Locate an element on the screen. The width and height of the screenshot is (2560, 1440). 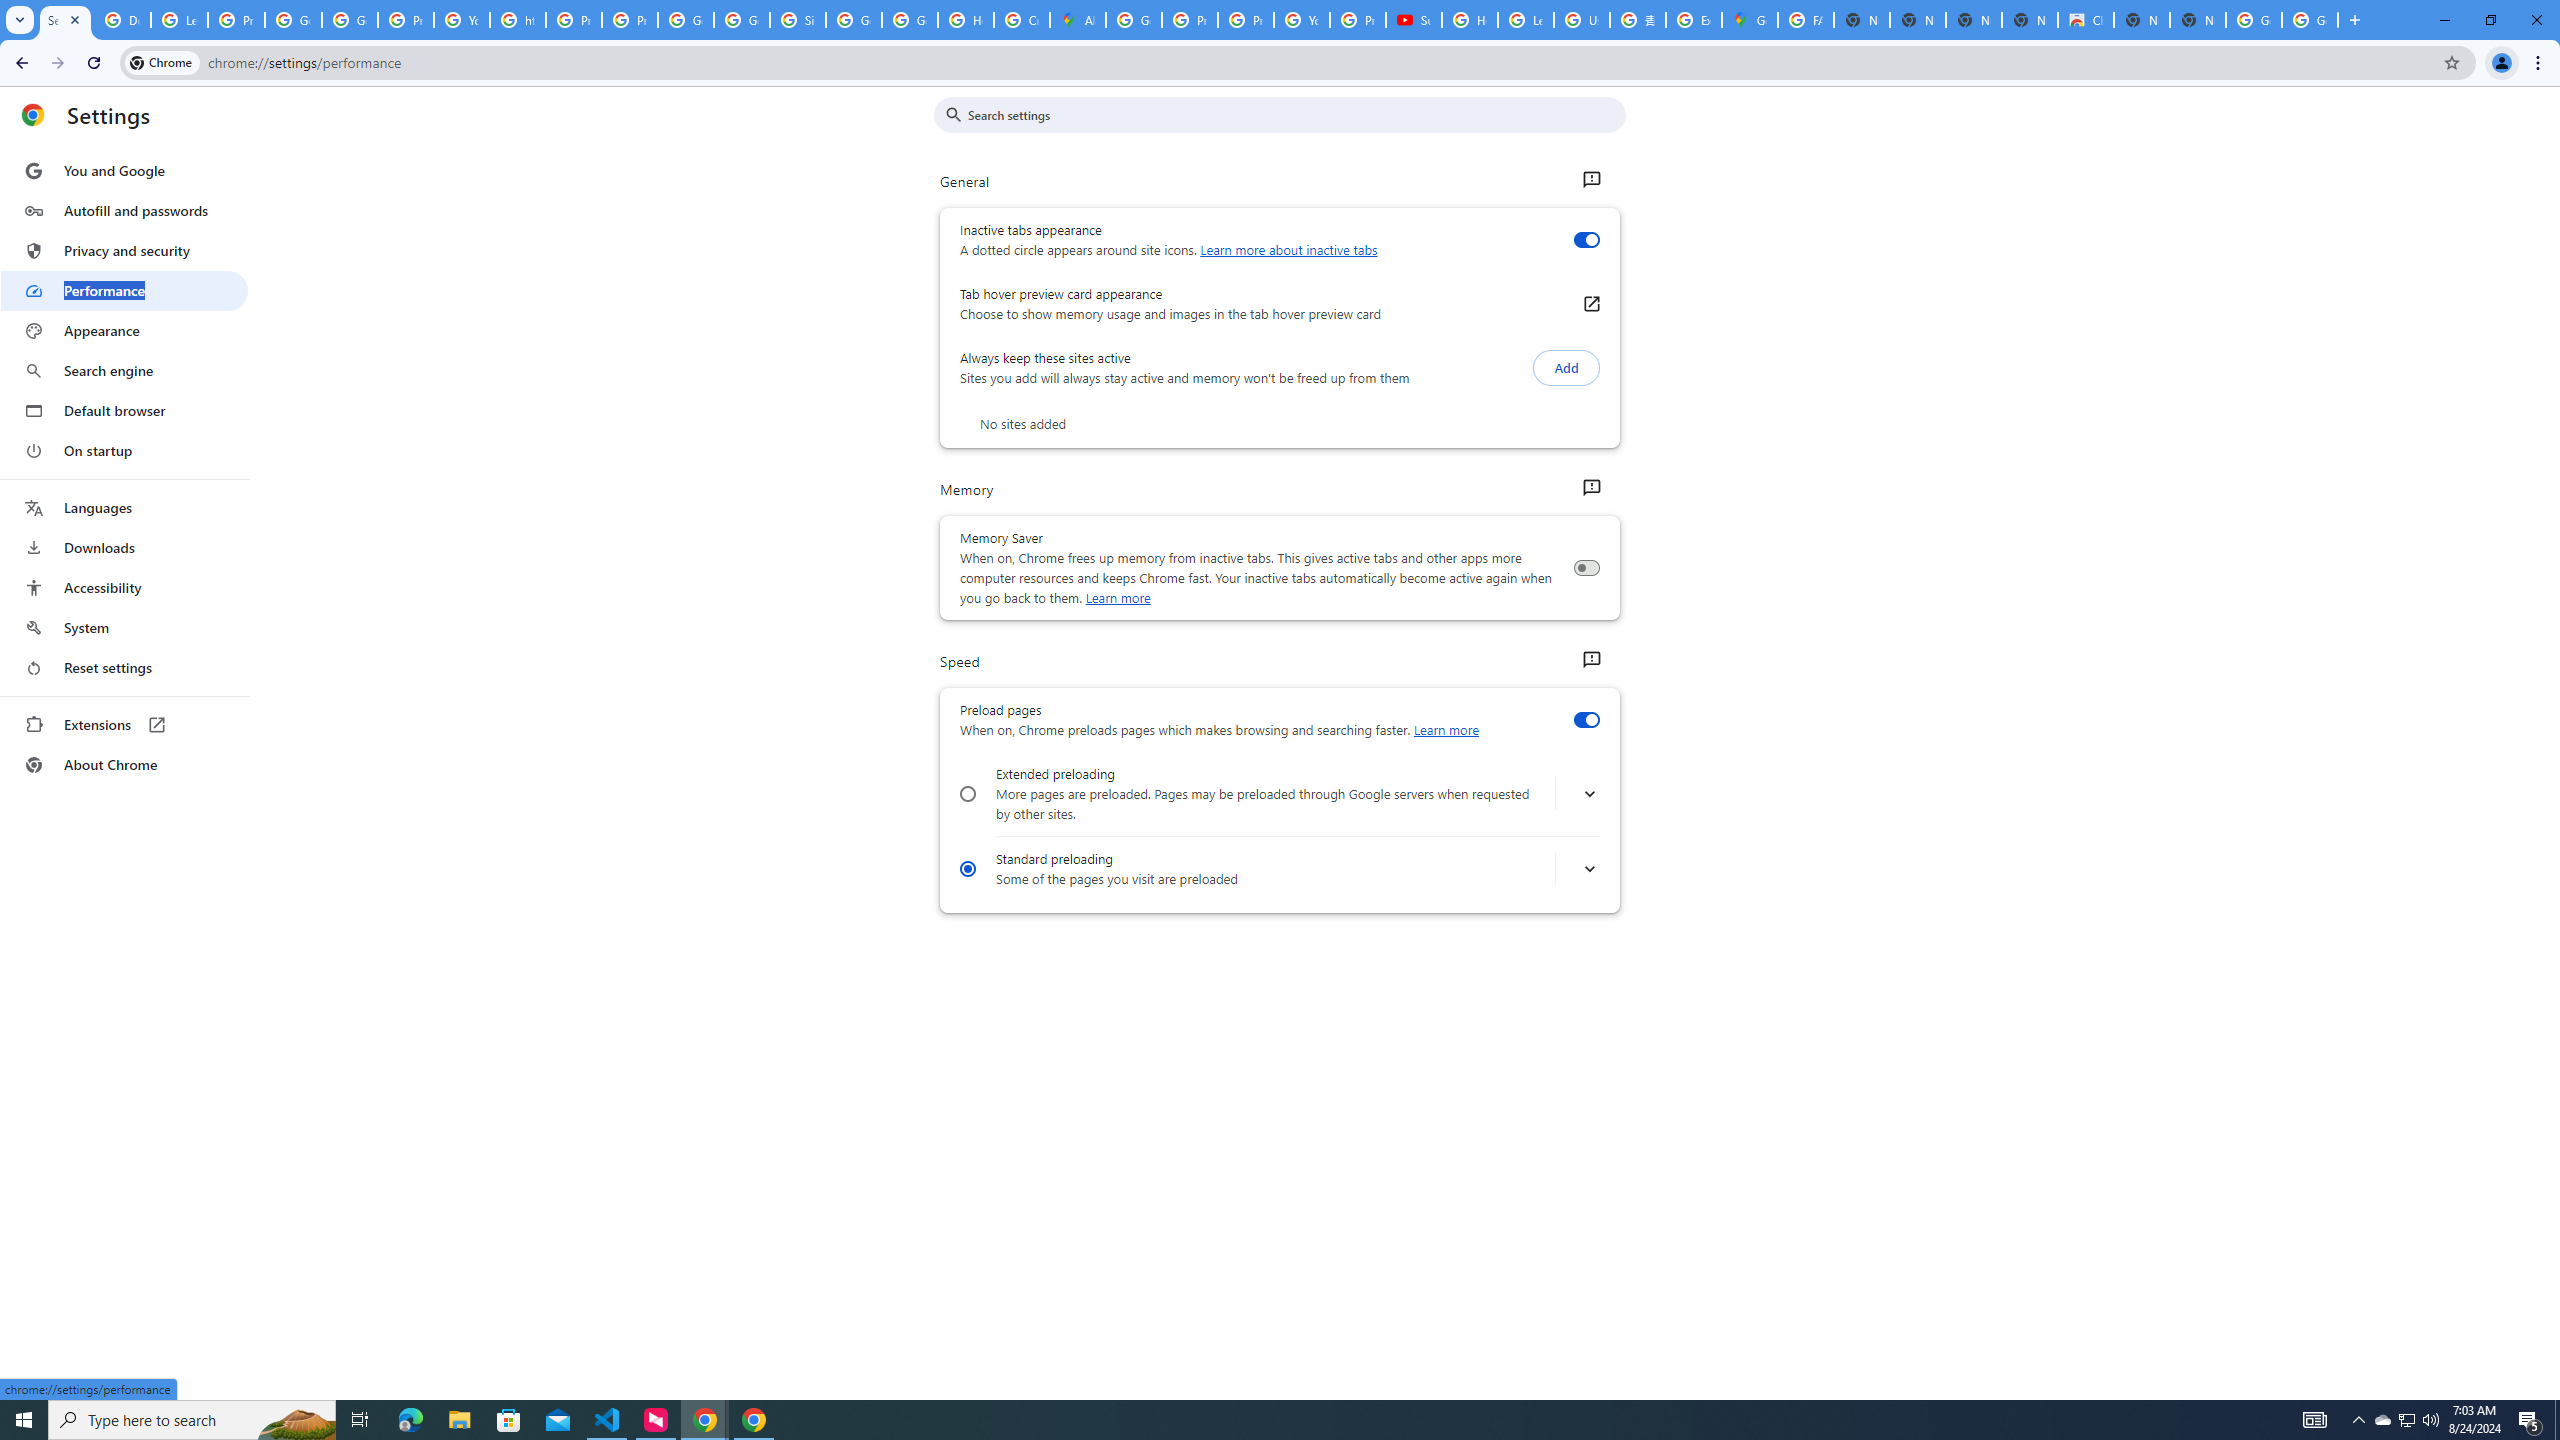
'Search settings' is located at coordinates (1293, 114).